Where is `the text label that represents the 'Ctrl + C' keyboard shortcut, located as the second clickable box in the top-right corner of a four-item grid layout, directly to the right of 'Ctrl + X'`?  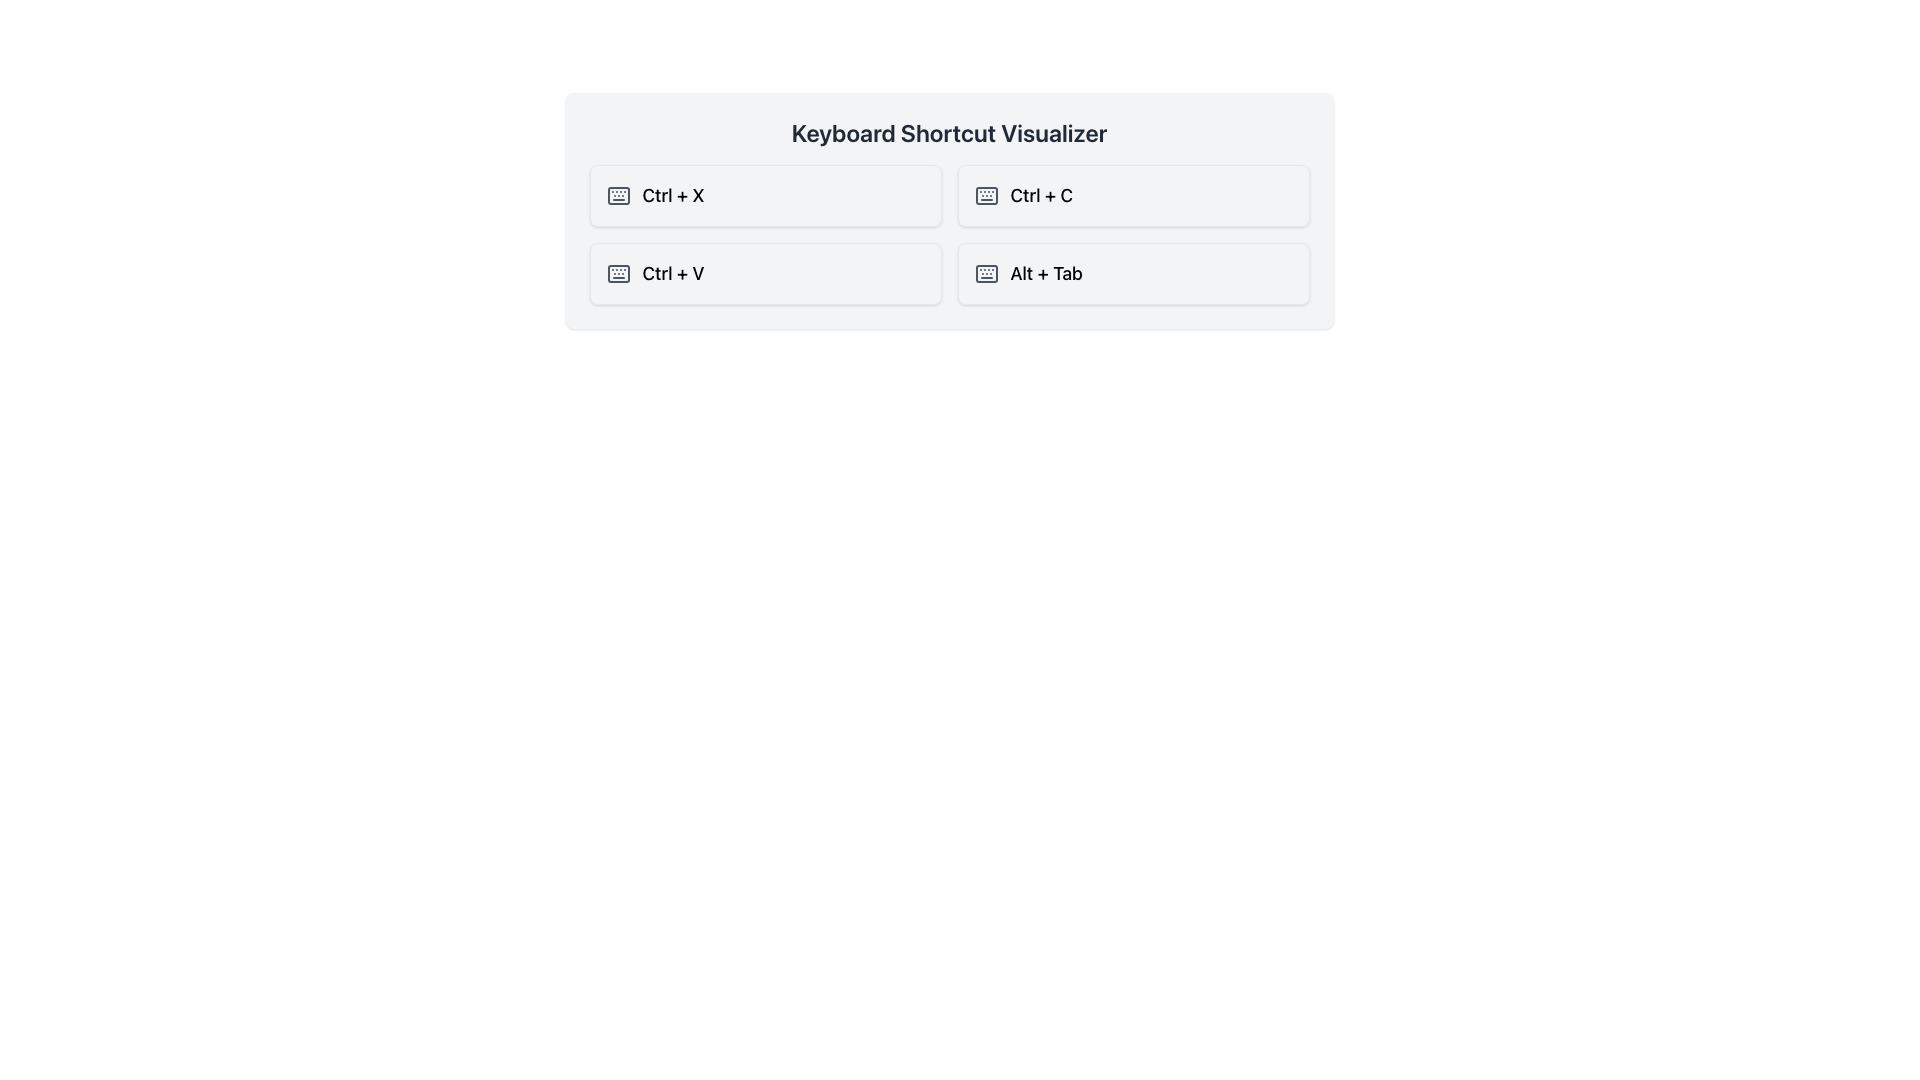 the text label that represents the 'Ctrl + C' keyboard shortcut, located as the second clickable box in the top-right corner of a four-item grid layout, directly to the right of 'Ctrl + X' is located at coordinates (1040, 196).